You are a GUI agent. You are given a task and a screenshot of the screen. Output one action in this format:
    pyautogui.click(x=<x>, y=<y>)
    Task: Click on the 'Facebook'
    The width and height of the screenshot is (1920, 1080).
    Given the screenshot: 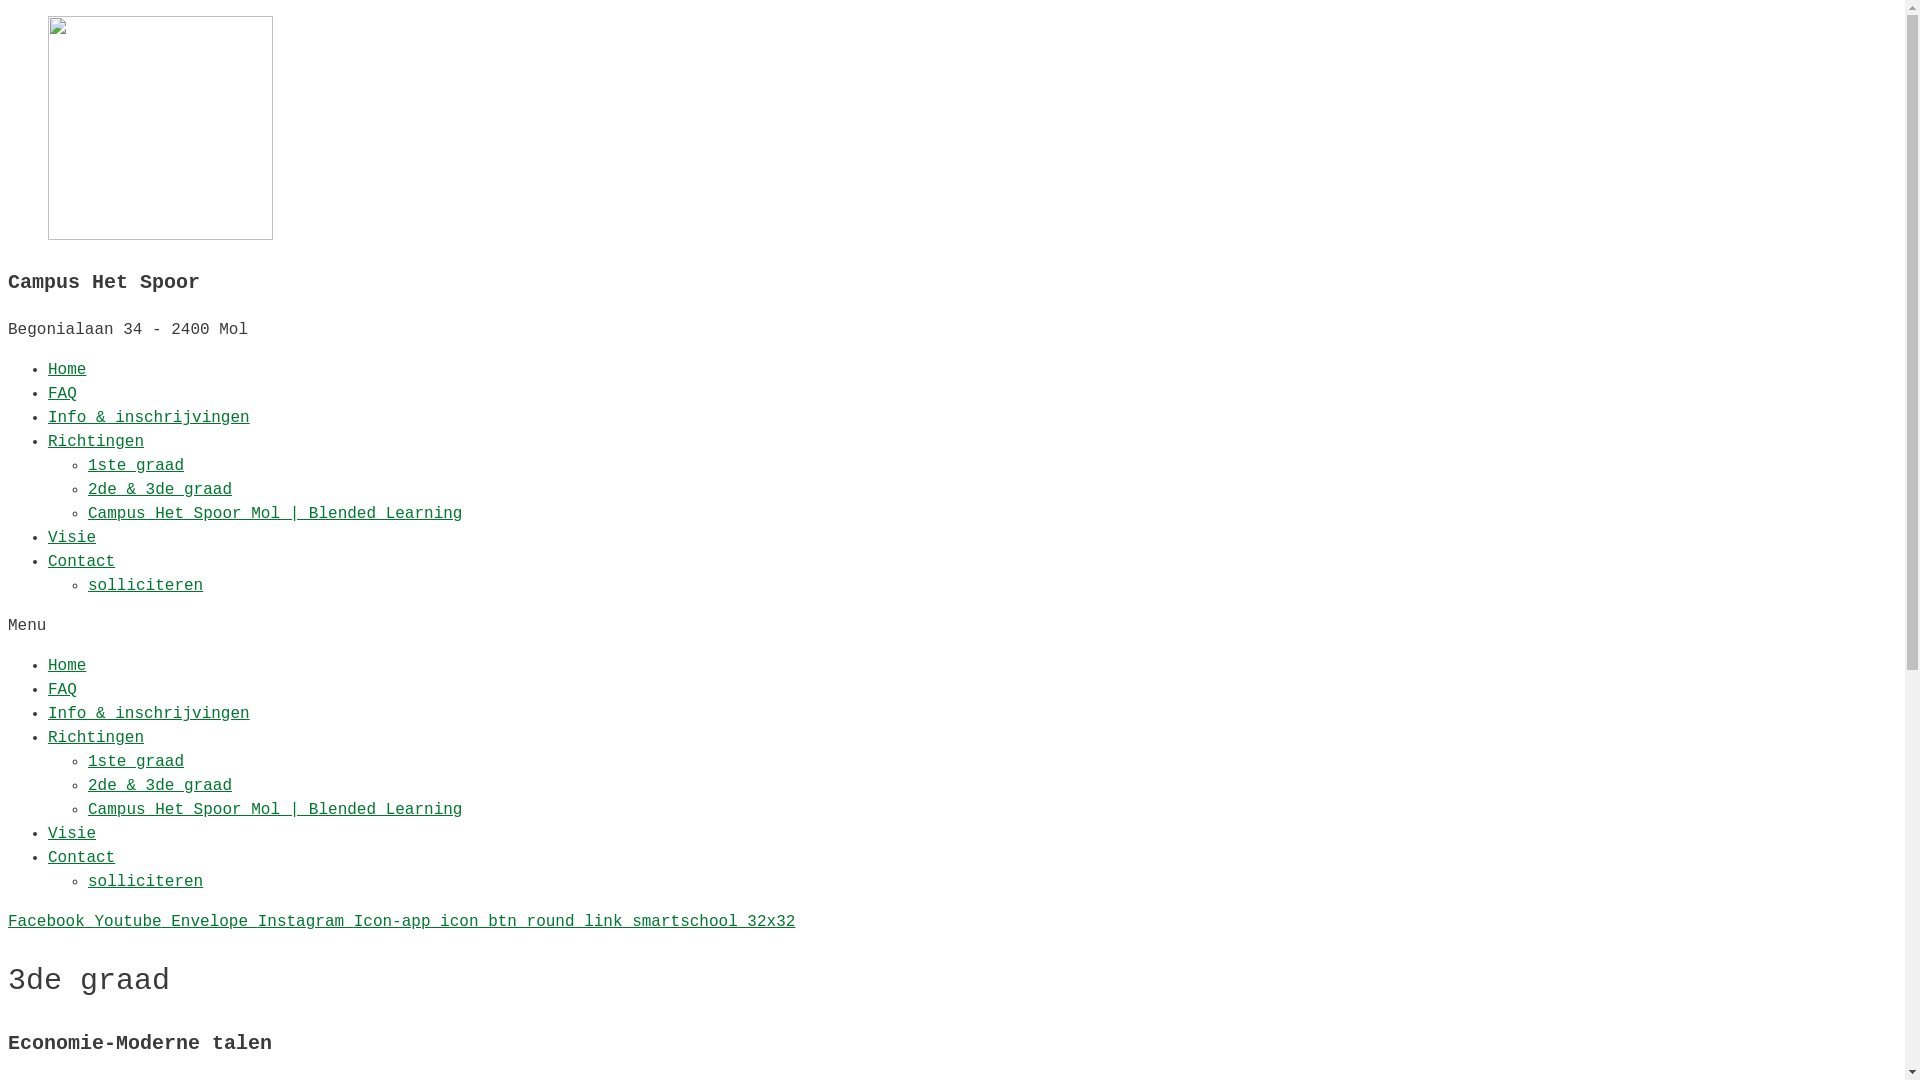 What is the action you would take?
    pyautogui.click(x=8, y=921)
    